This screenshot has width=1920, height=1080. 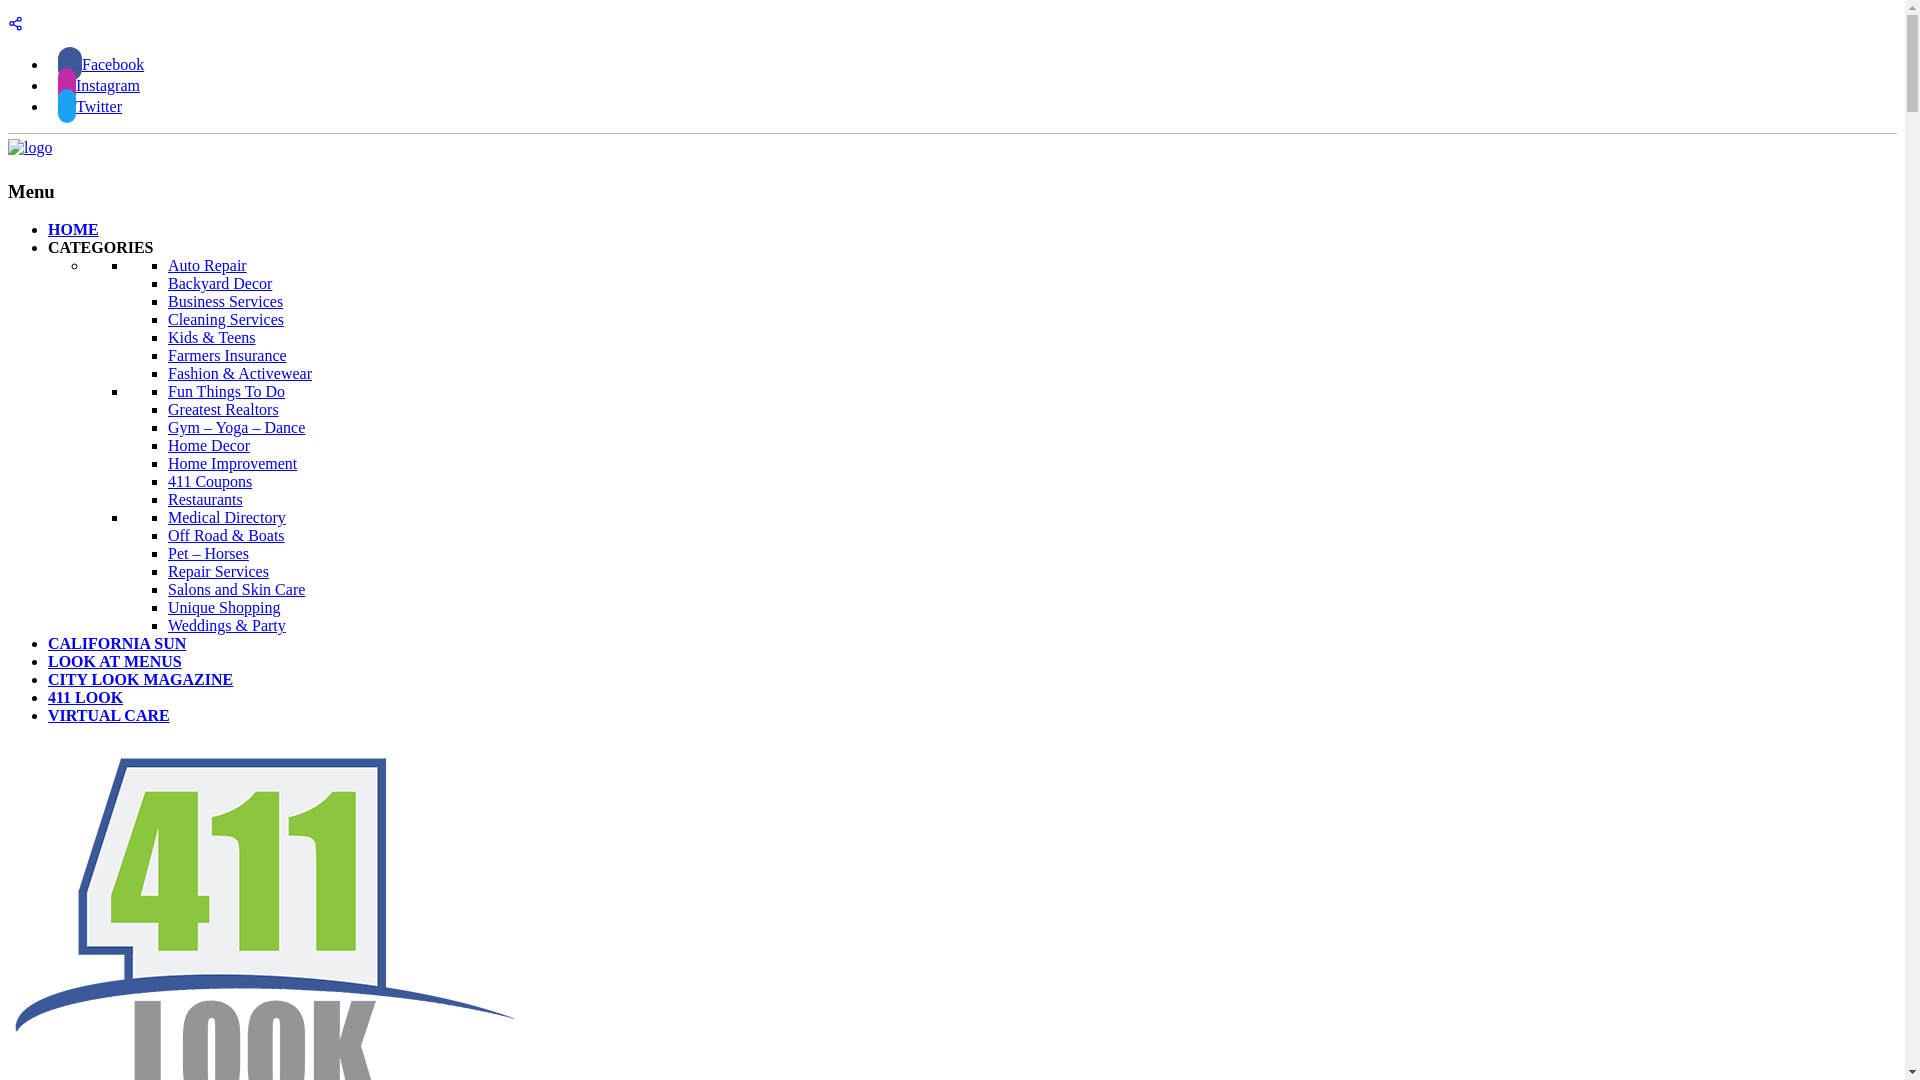 I want to click on 'Weddings & Party', so click(x=226, y=624).